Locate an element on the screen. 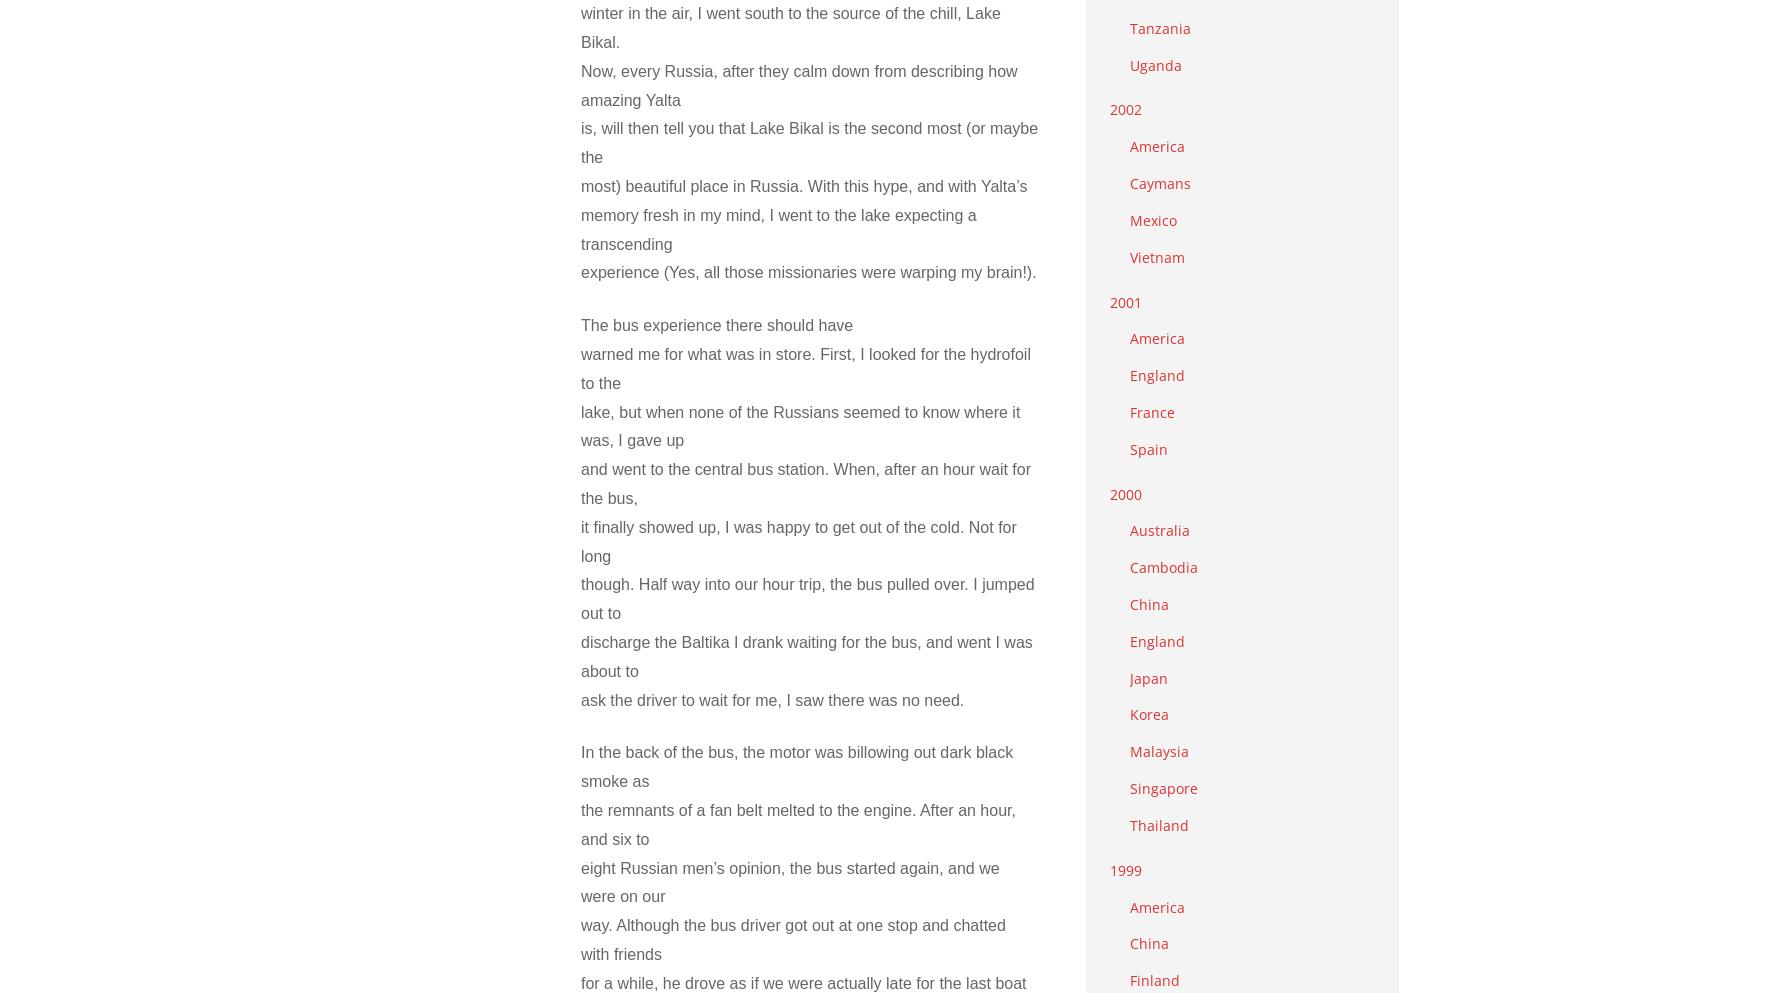 The width and height of the screenshot is (1770, 993). 'France' is located at coordinates (1129, 410).